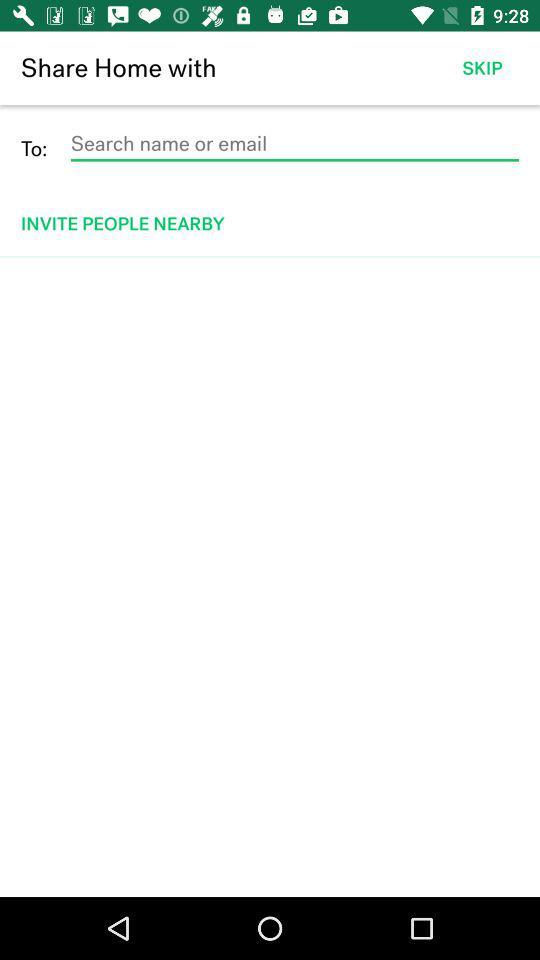 Image resolution: width=540 pixels, height=960 pixels. What do you see at coordinates (271, 223) in the screenshot?
I see `invite people nearby` at bounding box center [271, 223].